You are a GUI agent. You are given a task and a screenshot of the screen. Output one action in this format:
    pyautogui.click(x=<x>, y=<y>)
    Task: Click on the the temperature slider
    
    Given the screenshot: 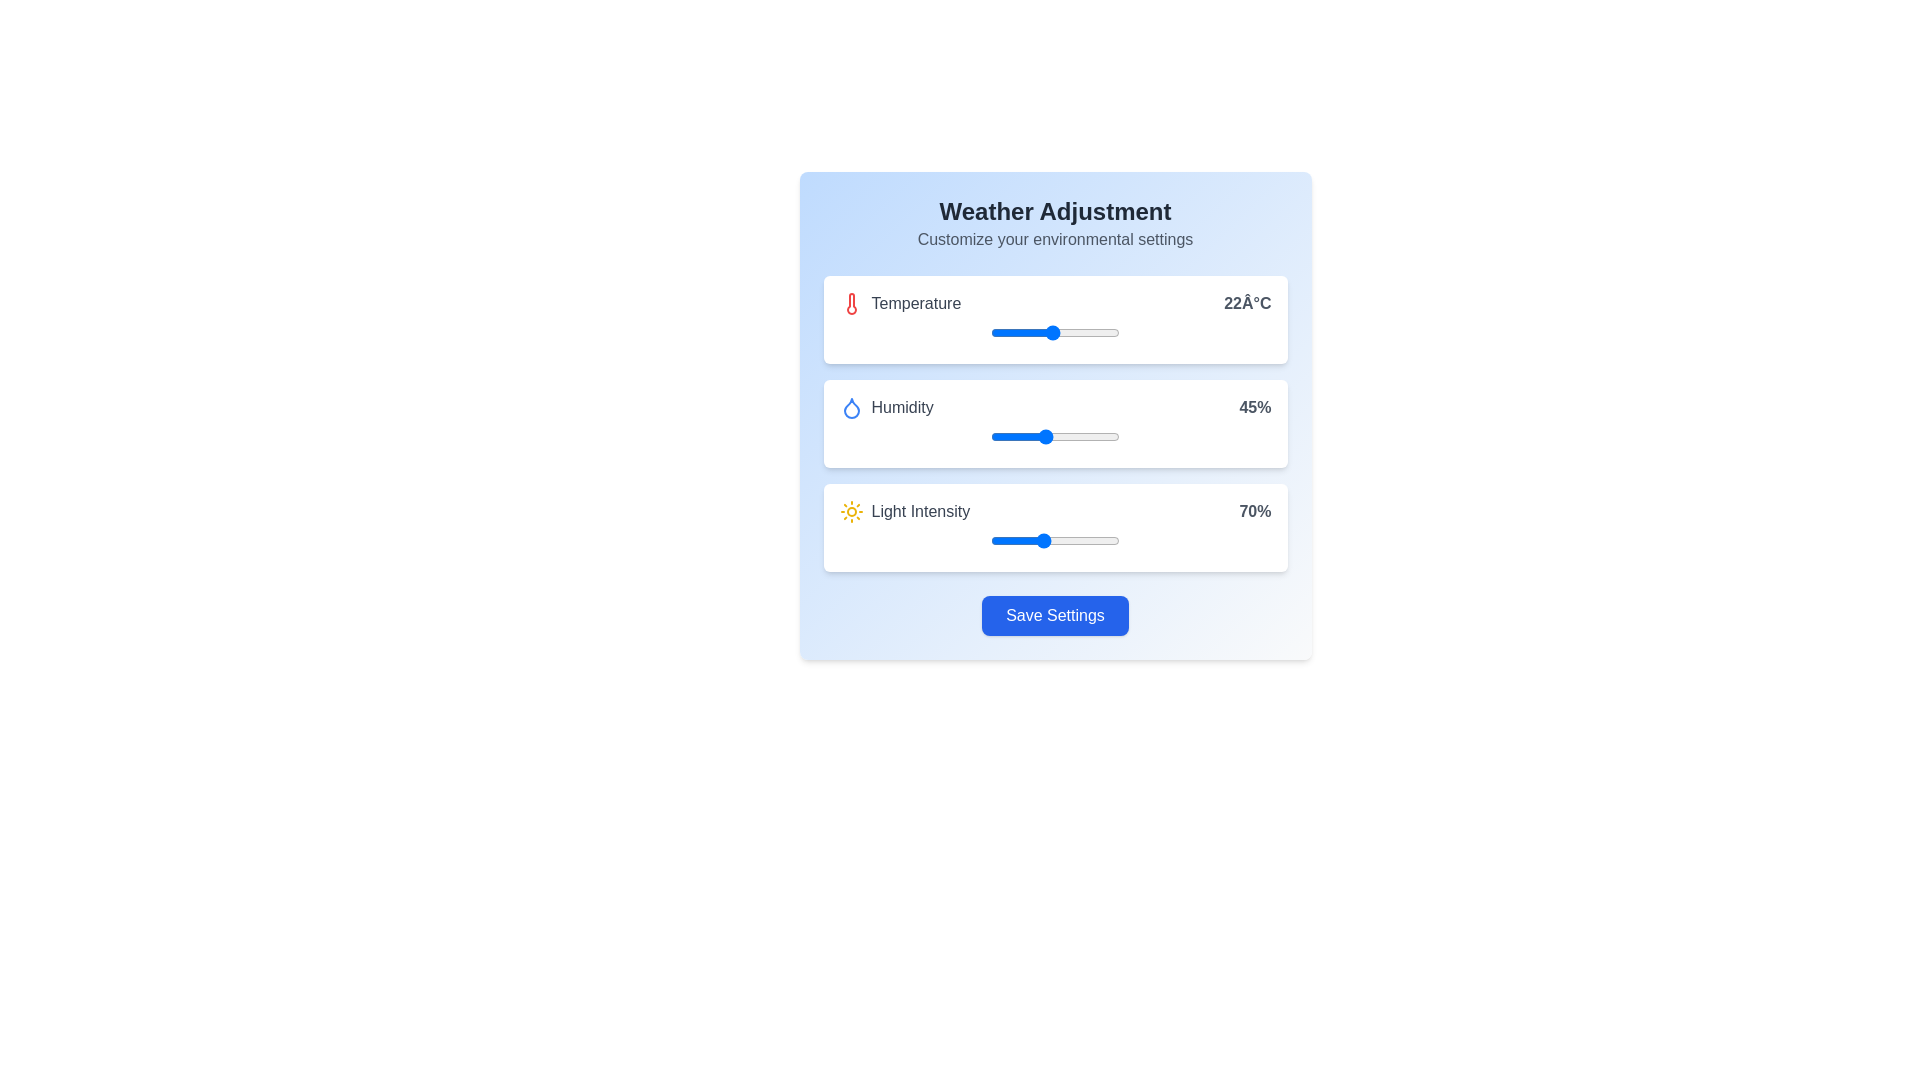 What is the action you would take?
    pyautogui.click(x=1093, y=331)
    